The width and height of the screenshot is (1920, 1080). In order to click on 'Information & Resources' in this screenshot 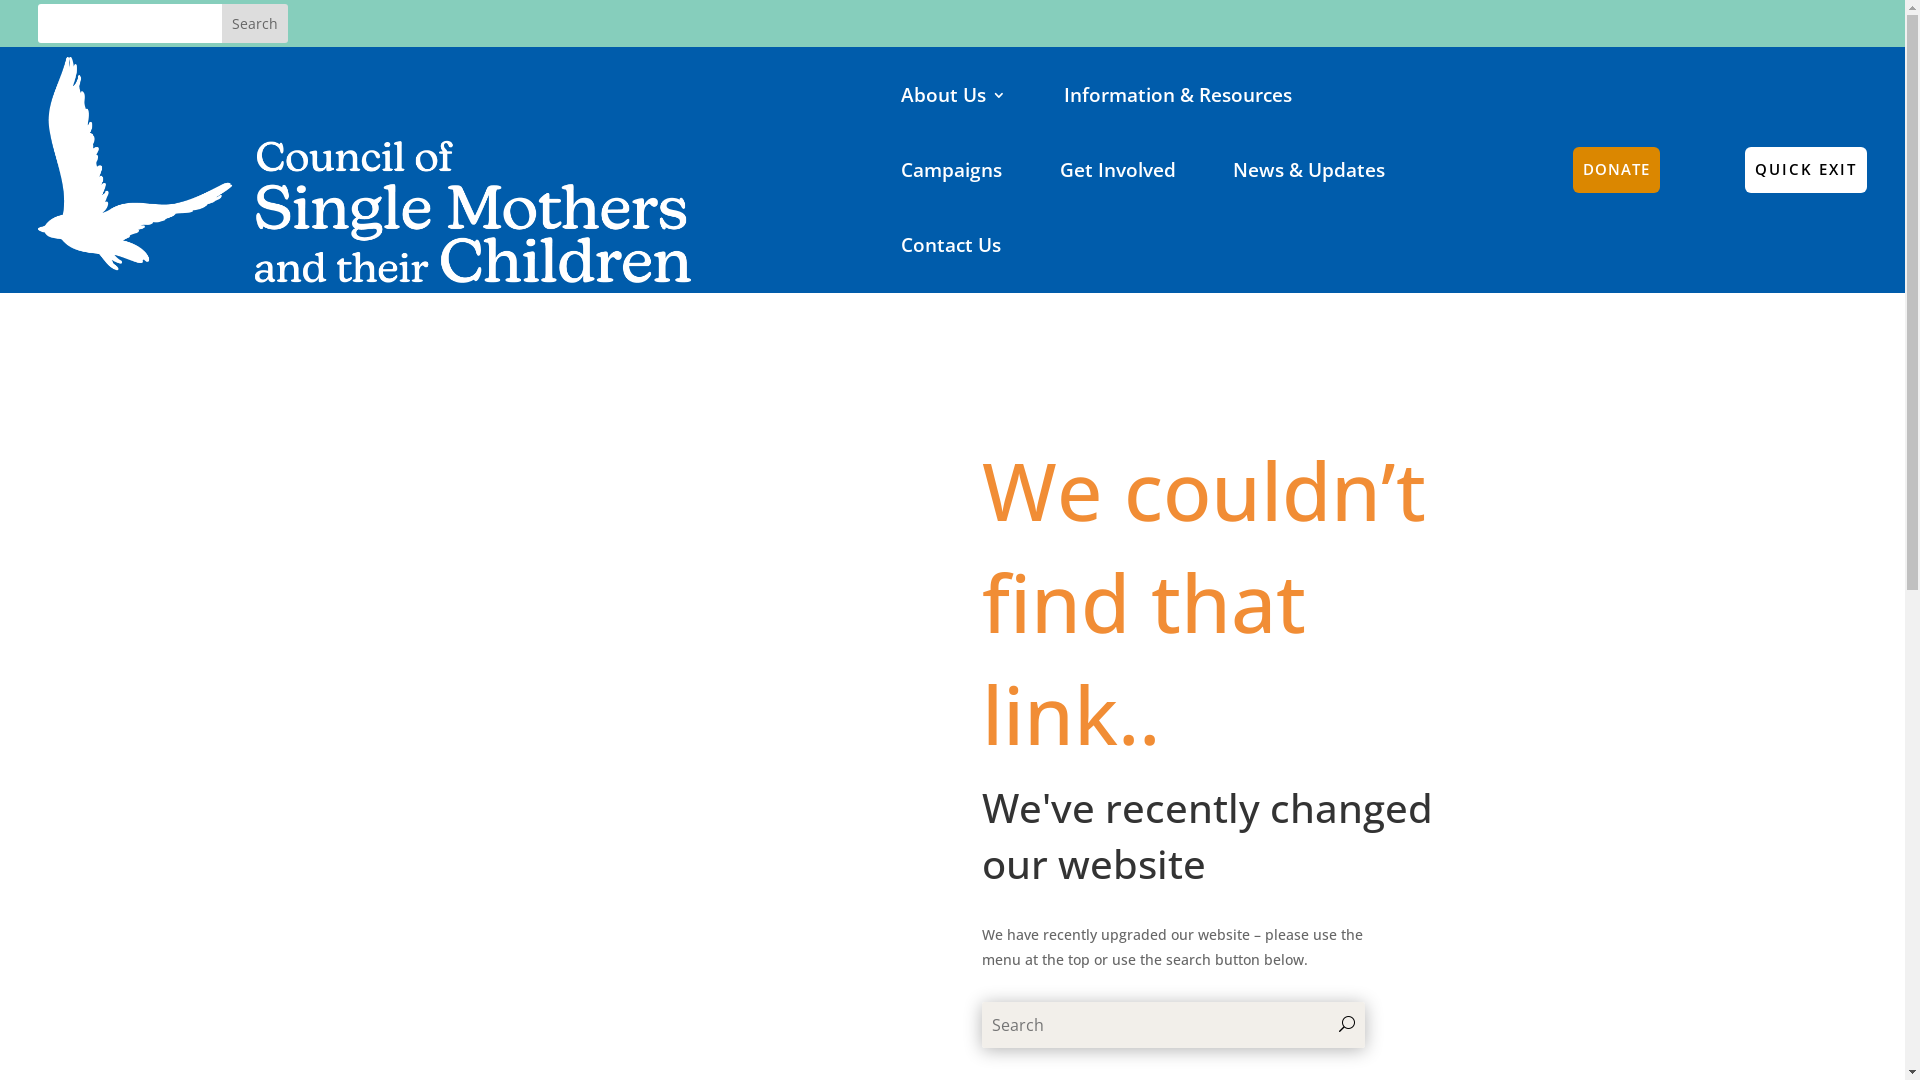, I will do `click(1177, 94)`.